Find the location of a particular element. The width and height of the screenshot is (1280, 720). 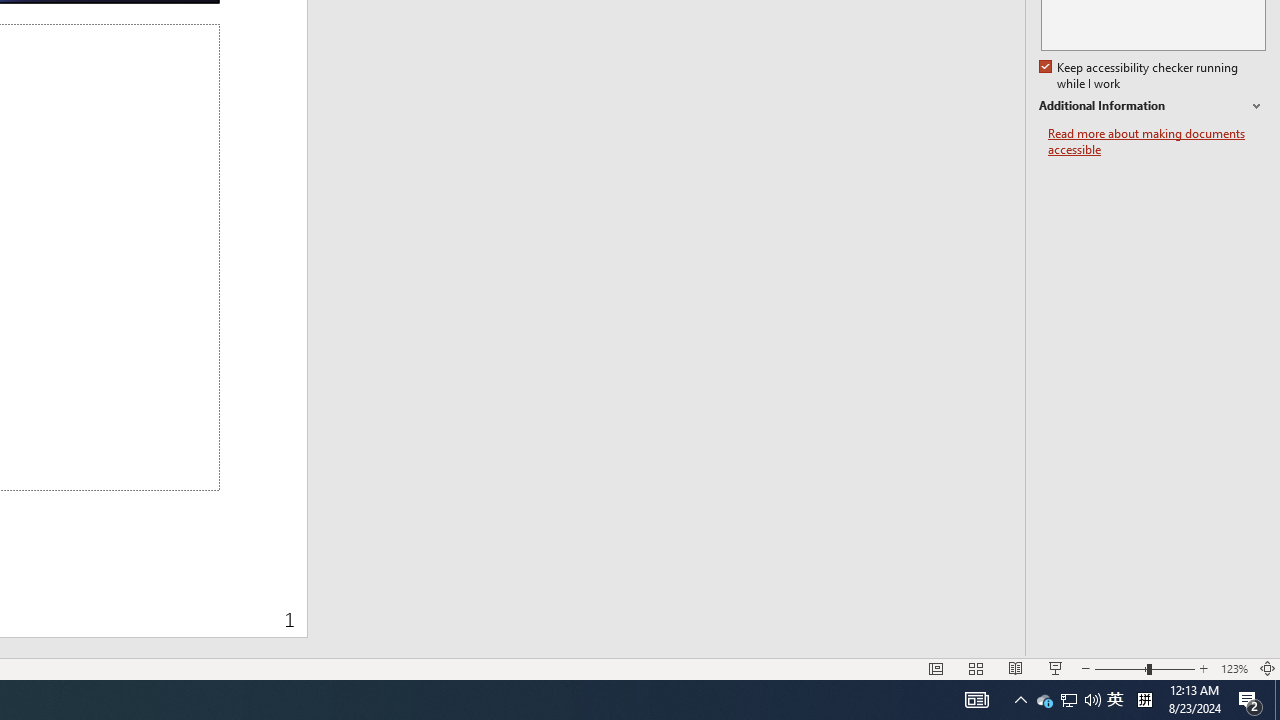

'Zoom 123%' is located at coordinates (1233, 669).